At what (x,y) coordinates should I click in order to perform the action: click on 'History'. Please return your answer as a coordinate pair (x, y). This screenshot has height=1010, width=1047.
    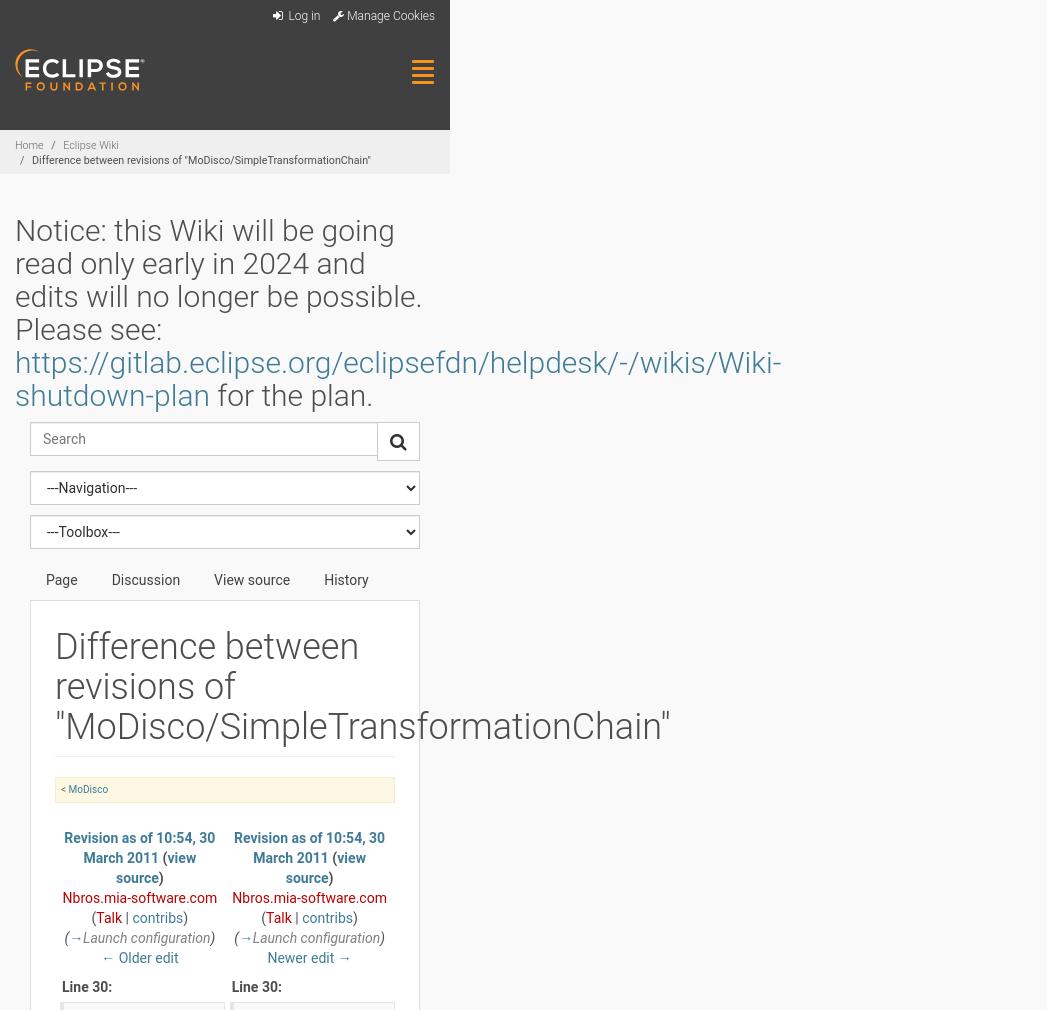
    Looking at the image, I should click on (346, 579).